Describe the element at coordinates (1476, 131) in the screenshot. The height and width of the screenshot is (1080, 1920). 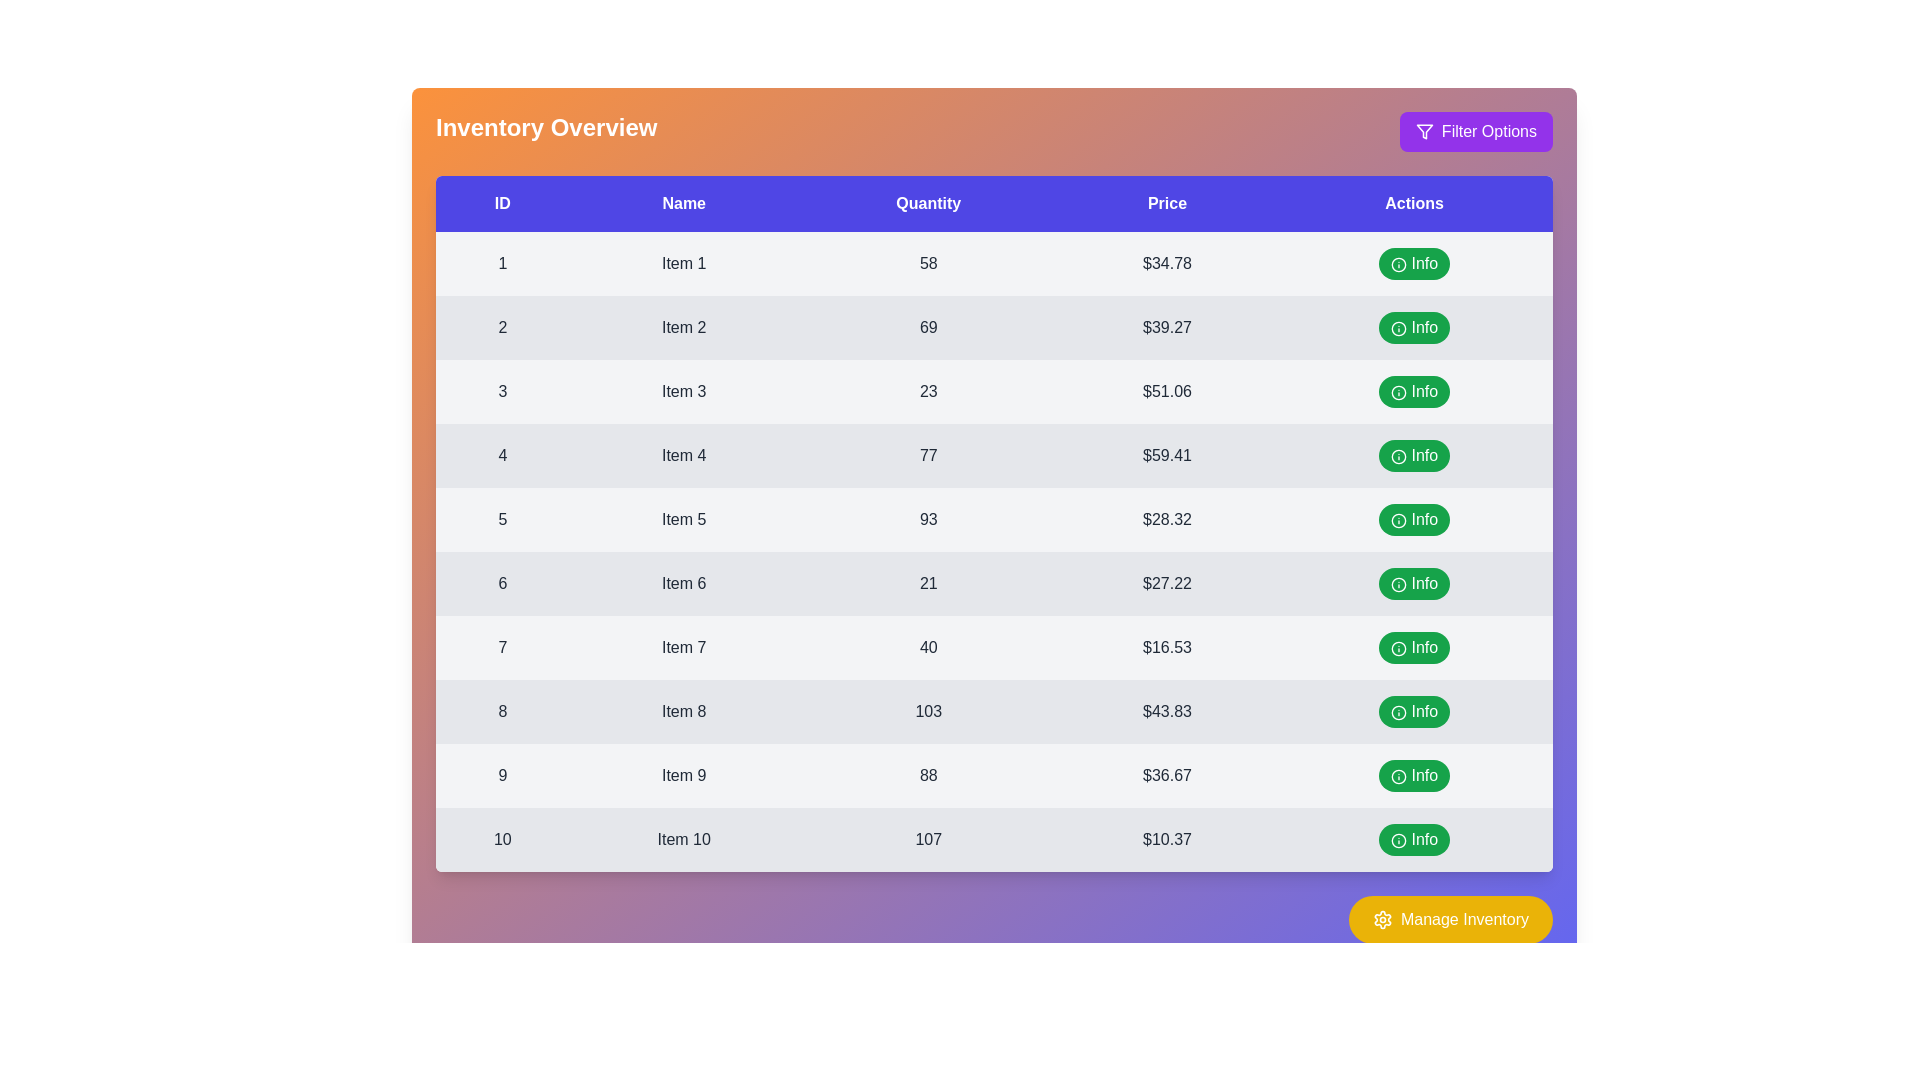
I see `the 'Filter Options' button to open the filter settings` at that location.